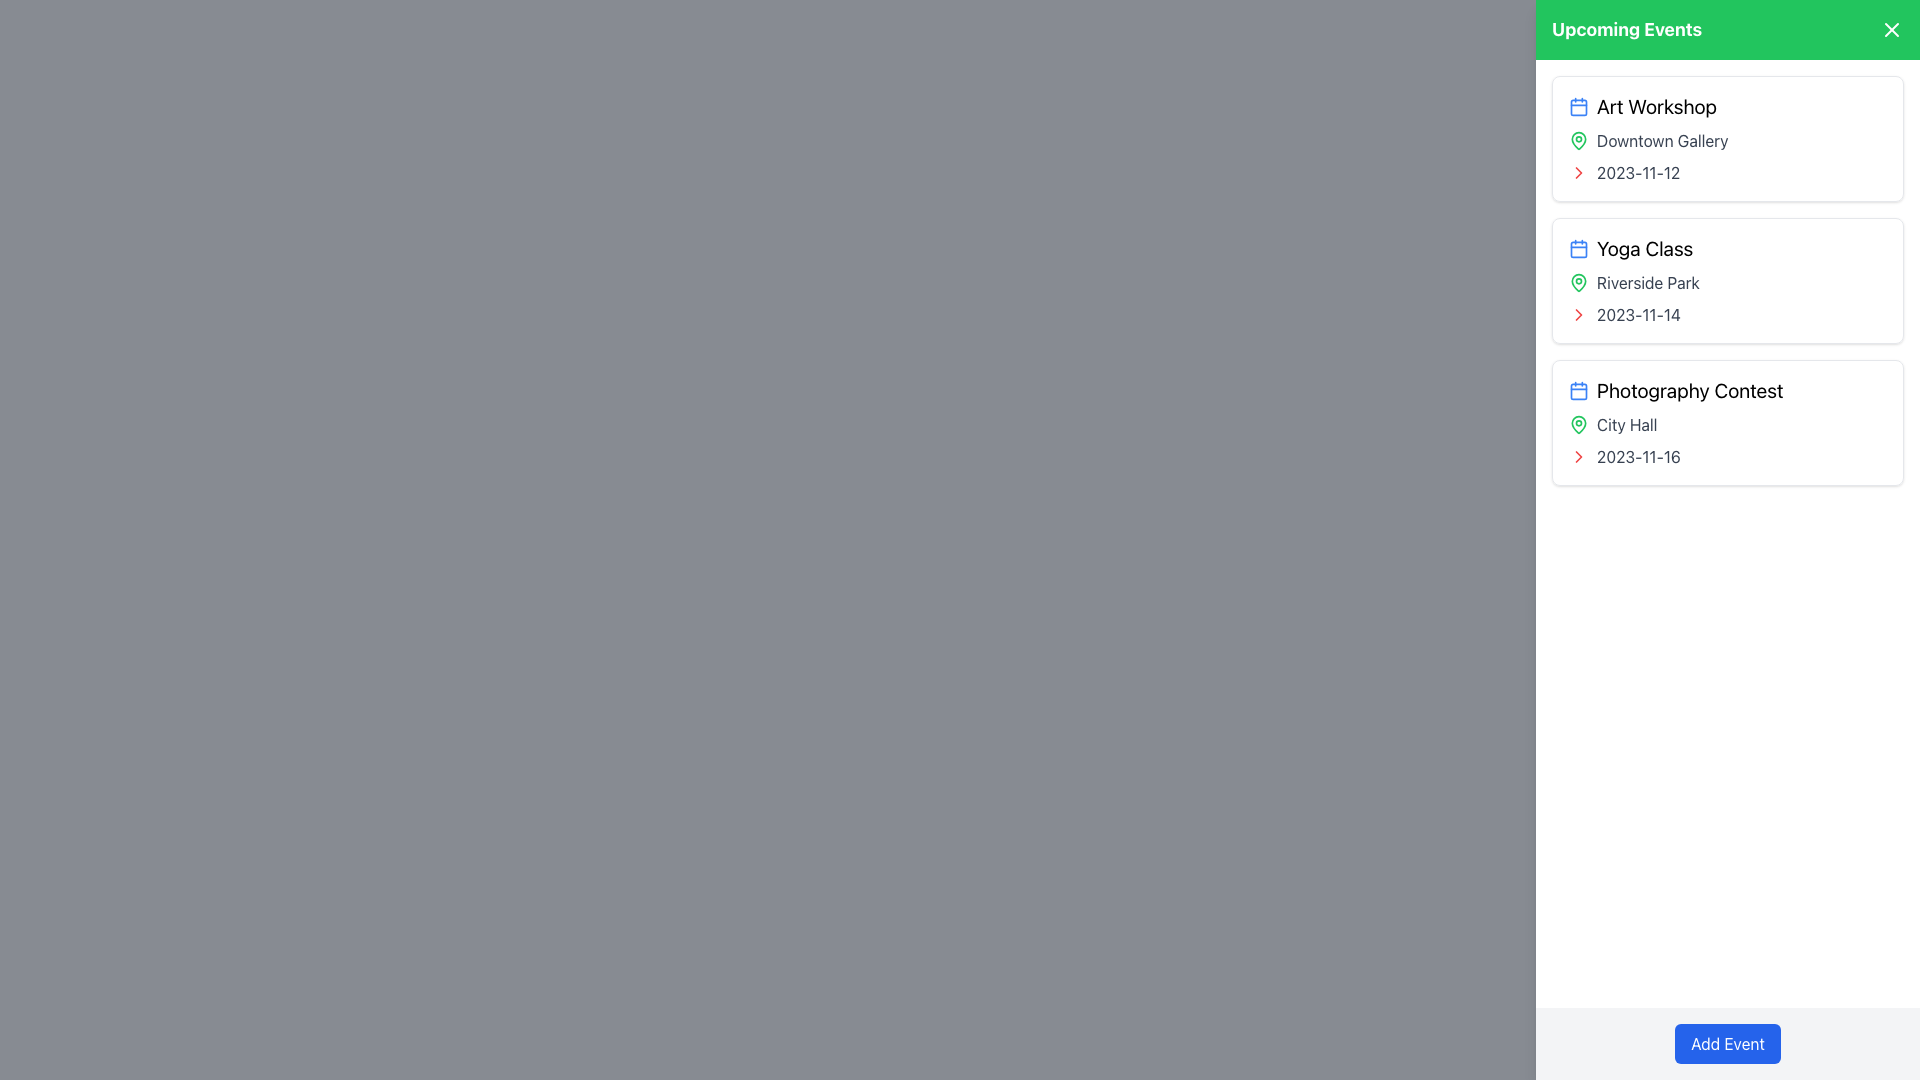 This screenshot has width=1920, height=1080. I want to click on the right-facing red chevron icon associated with the 'Yoga Class' event on '2023-11-14', which is positioned to the left of the date display, so click(1578, 315).